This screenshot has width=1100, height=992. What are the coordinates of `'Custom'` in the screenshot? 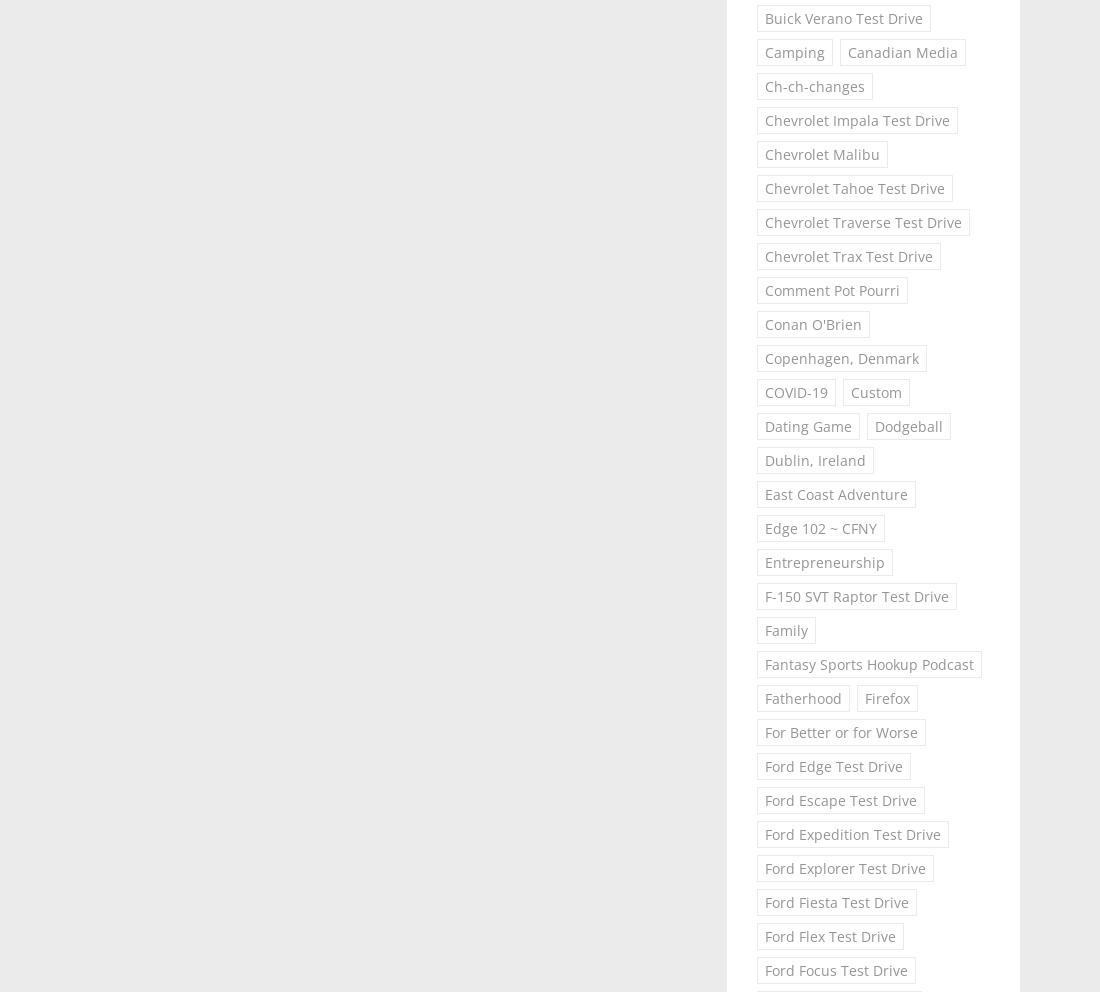 It's located at (874, 392).